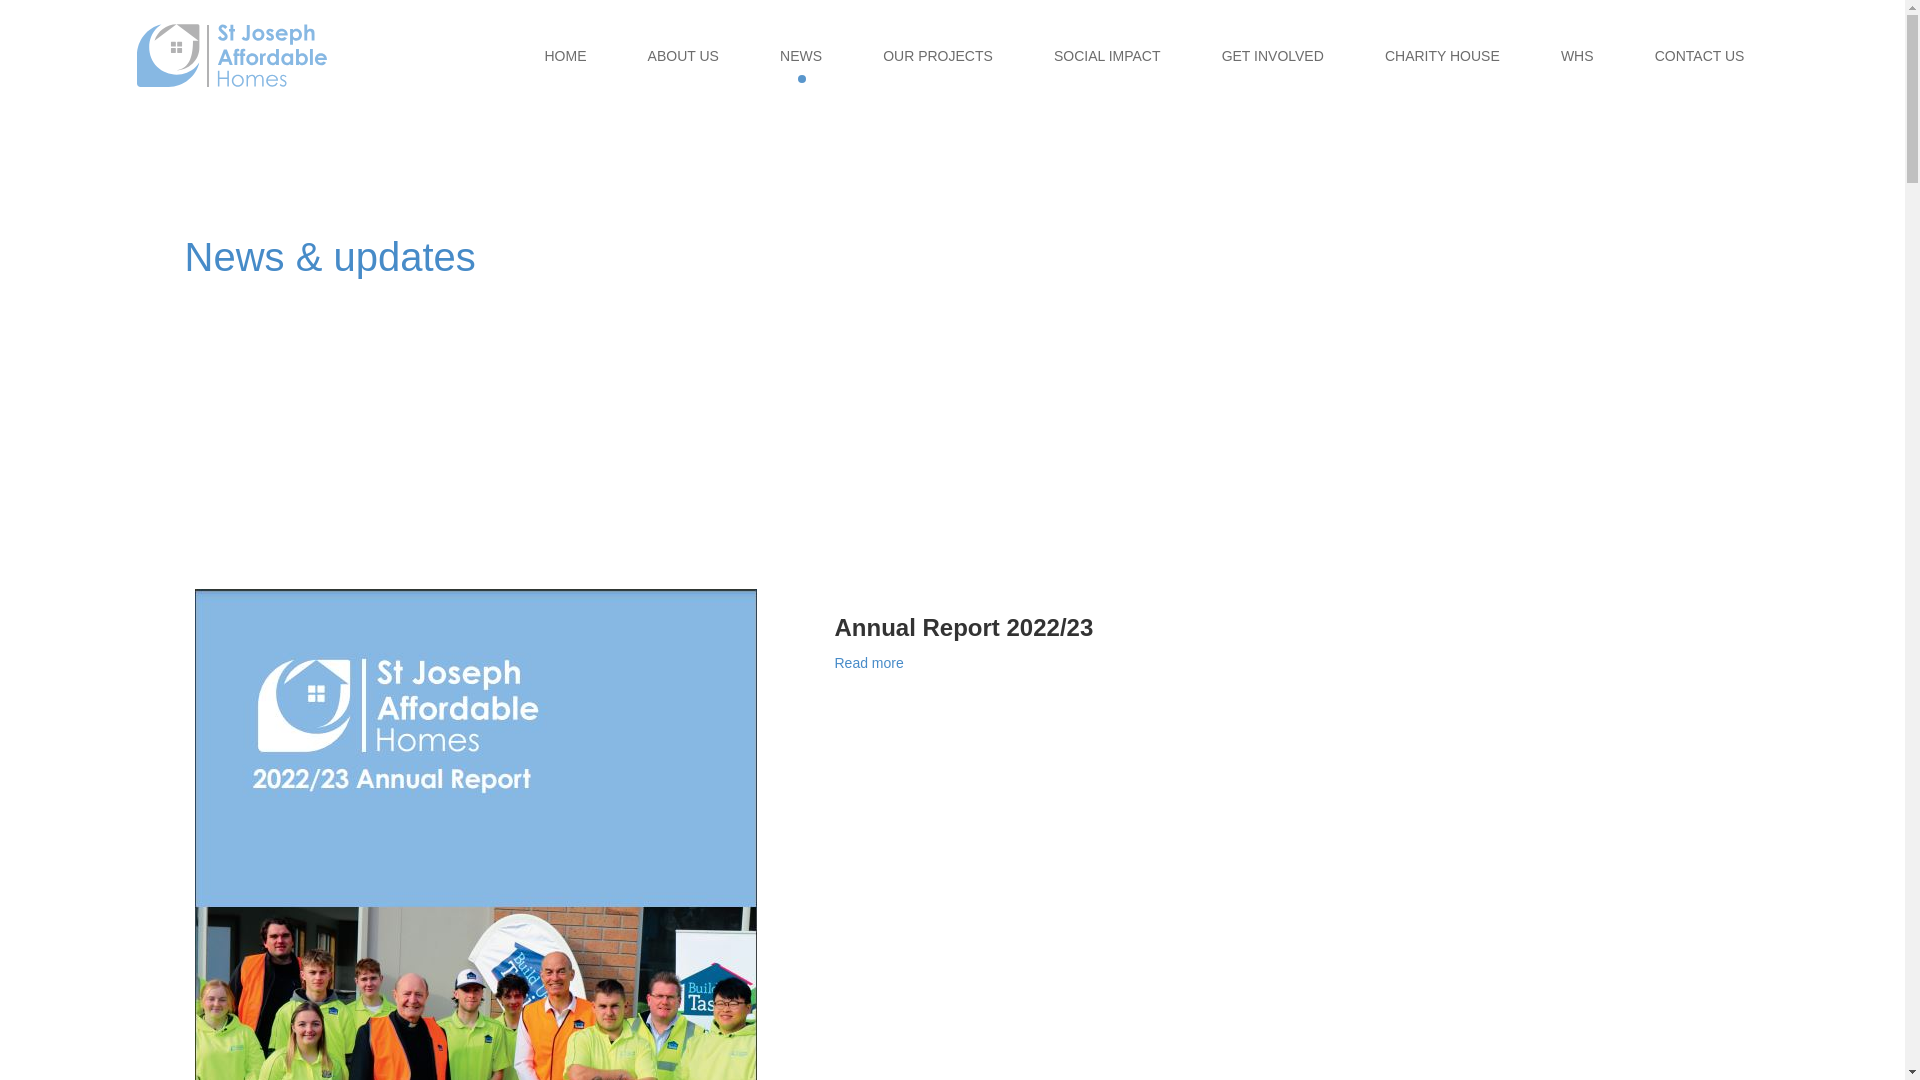 This screenshot has height=1080, width=1920. What do you see at coordinates (1106, 55) in the screenshot?
I see `'SOCIAL IMPACT'` at bounding box center [1106, 55].